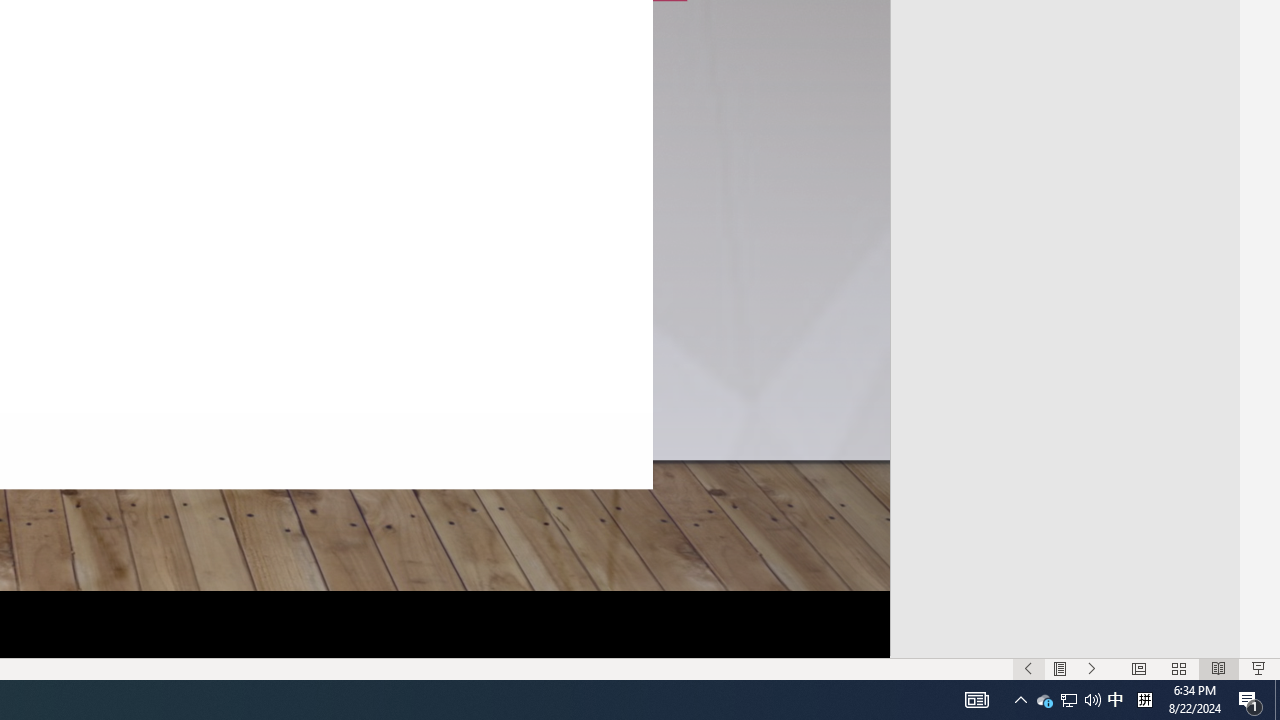 This screenshot has width=1280, height=720. What do you see at coordinates (1028, 669) in the screenshot?
I see `'Slide Show Previous On'` at bounding box center [1028, 669].